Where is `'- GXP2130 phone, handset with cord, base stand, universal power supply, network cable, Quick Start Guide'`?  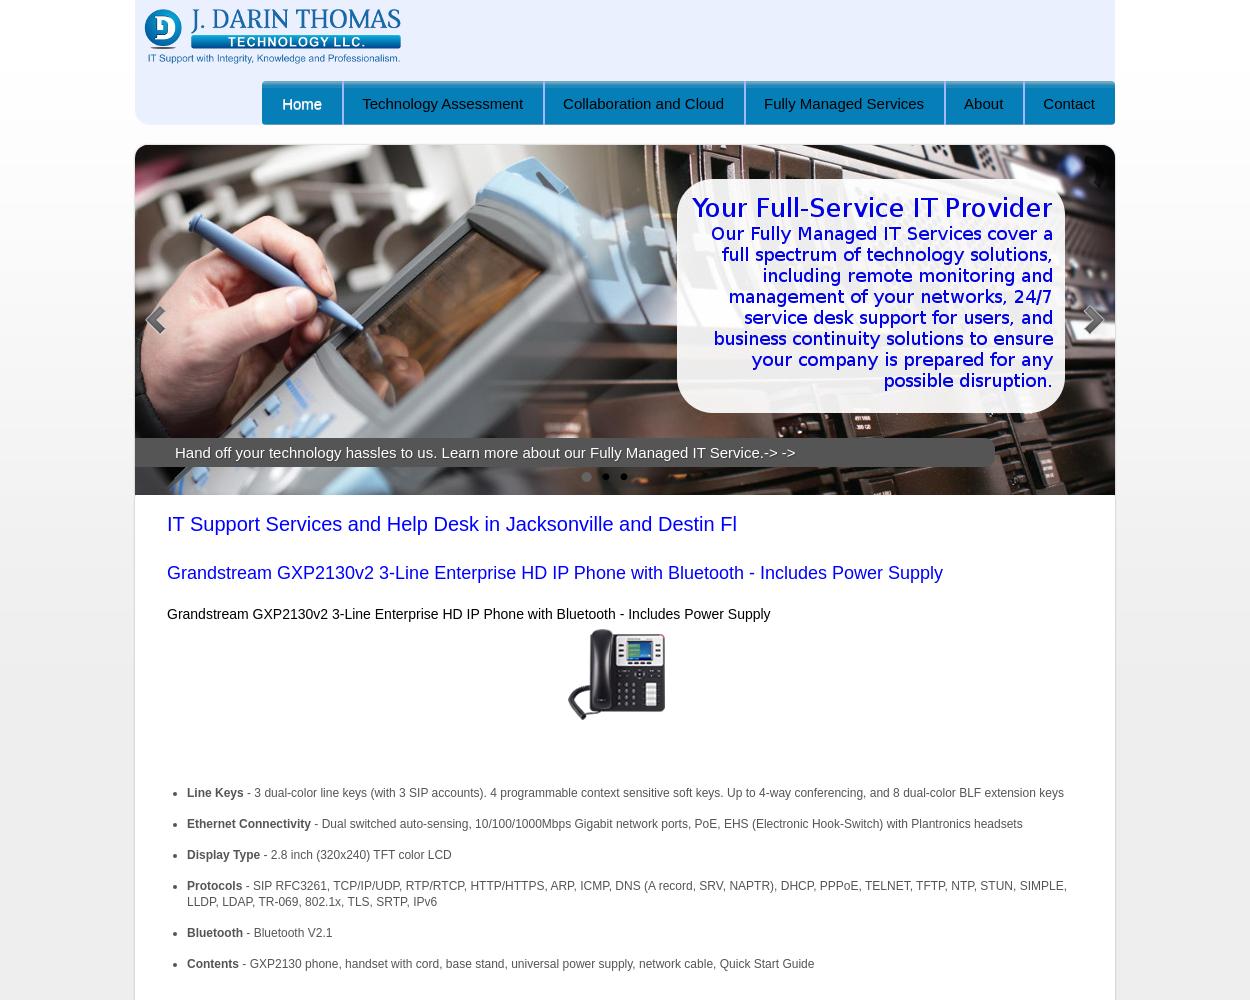
'- GXP2130 phone, handset with cord, base stand, universal power supply, network cable, Quick Start Guide' is located at coordinates (526, 963).